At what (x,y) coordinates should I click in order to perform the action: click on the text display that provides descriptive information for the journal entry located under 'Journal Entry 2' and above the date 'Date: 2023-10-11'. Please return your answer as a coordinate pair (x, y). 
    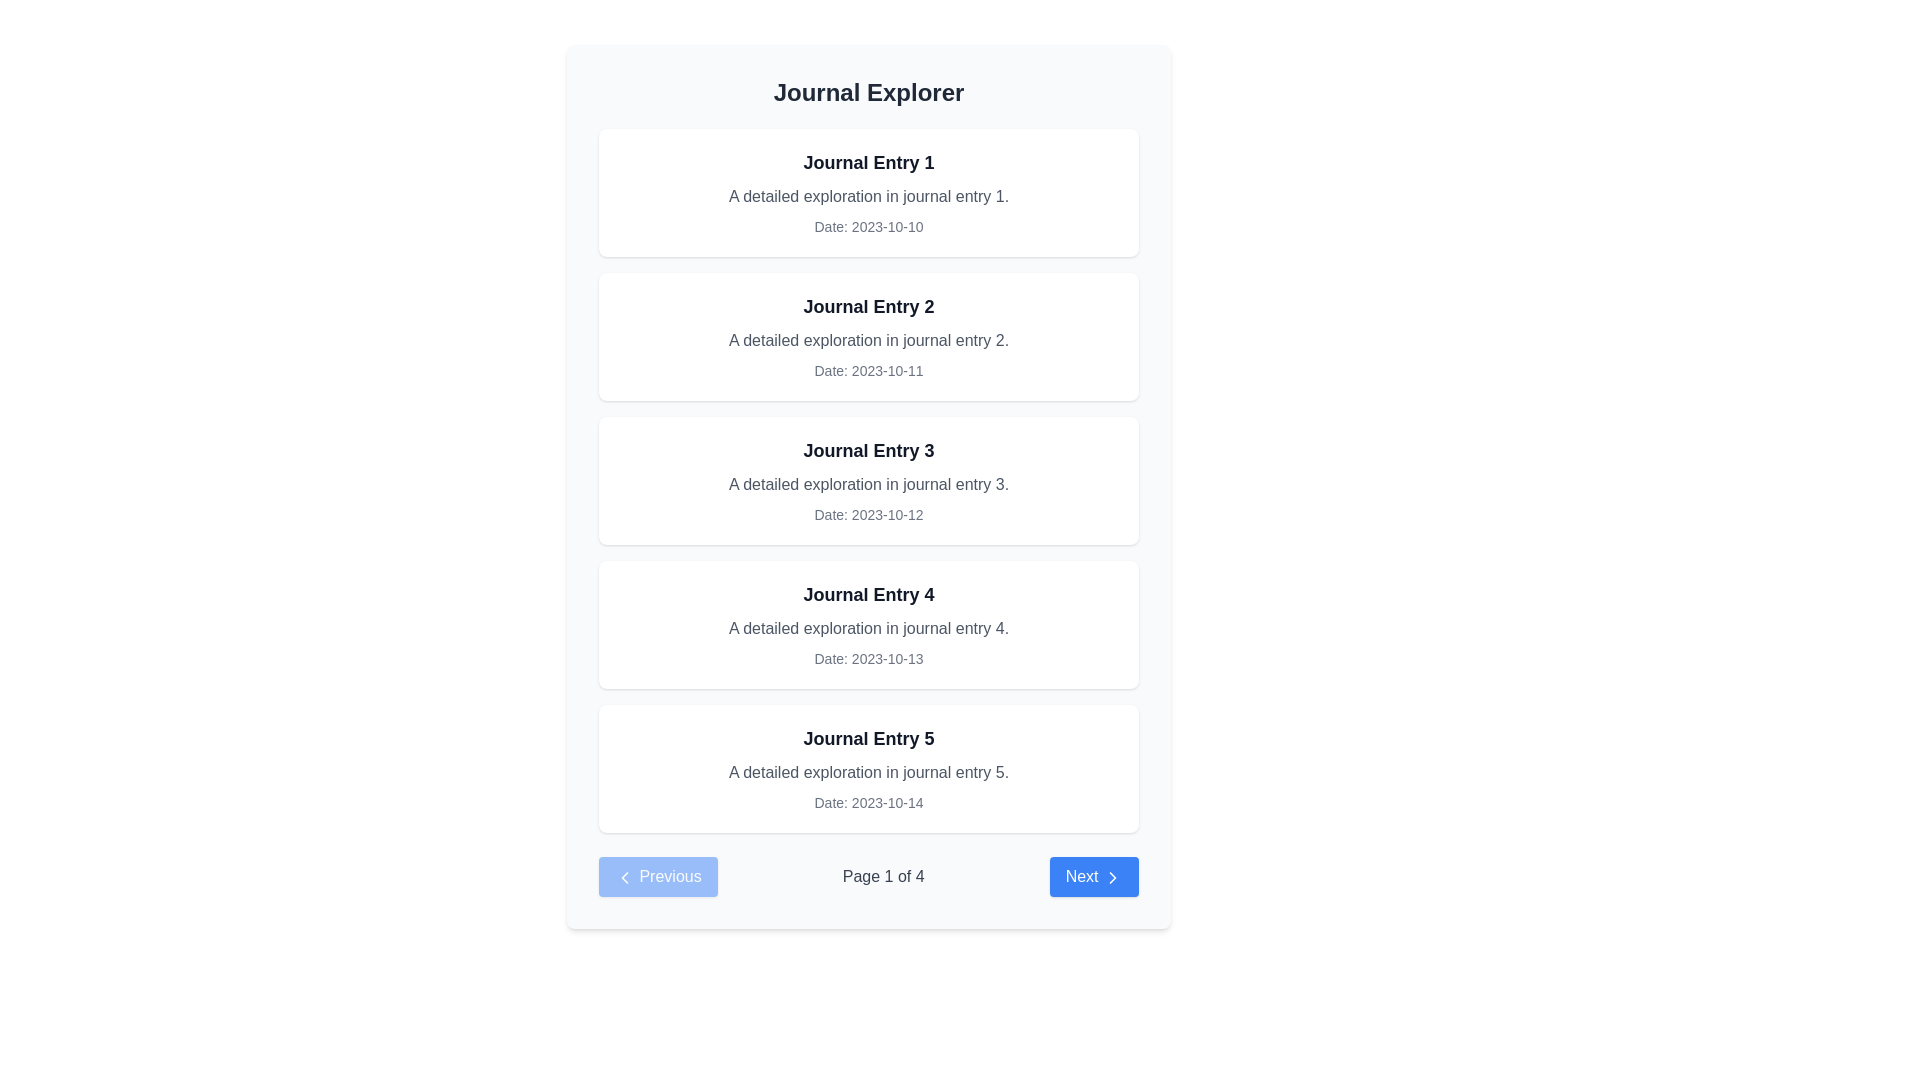
    Looking at the image, I should click on (868, 339).